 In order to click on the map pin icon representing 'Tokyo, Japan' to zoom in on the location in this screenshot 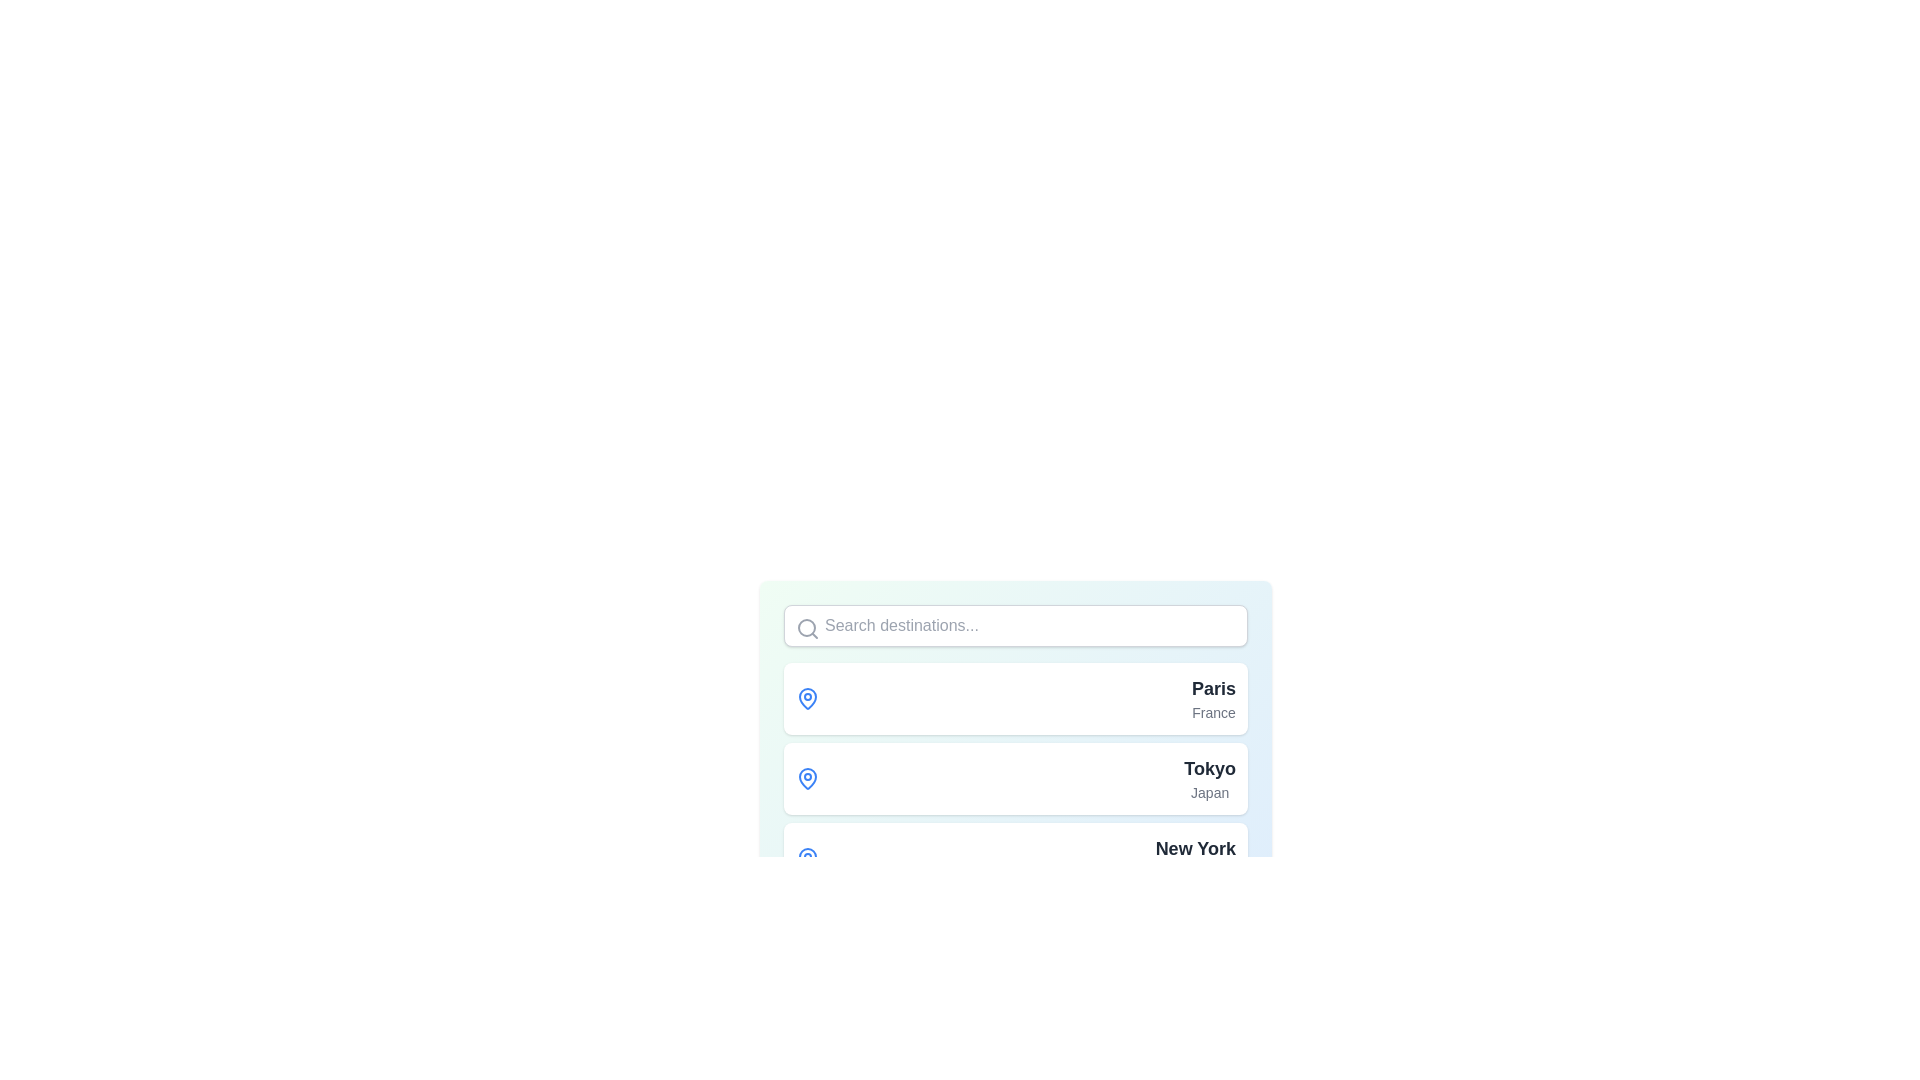, I will do `click(807, 777)`.